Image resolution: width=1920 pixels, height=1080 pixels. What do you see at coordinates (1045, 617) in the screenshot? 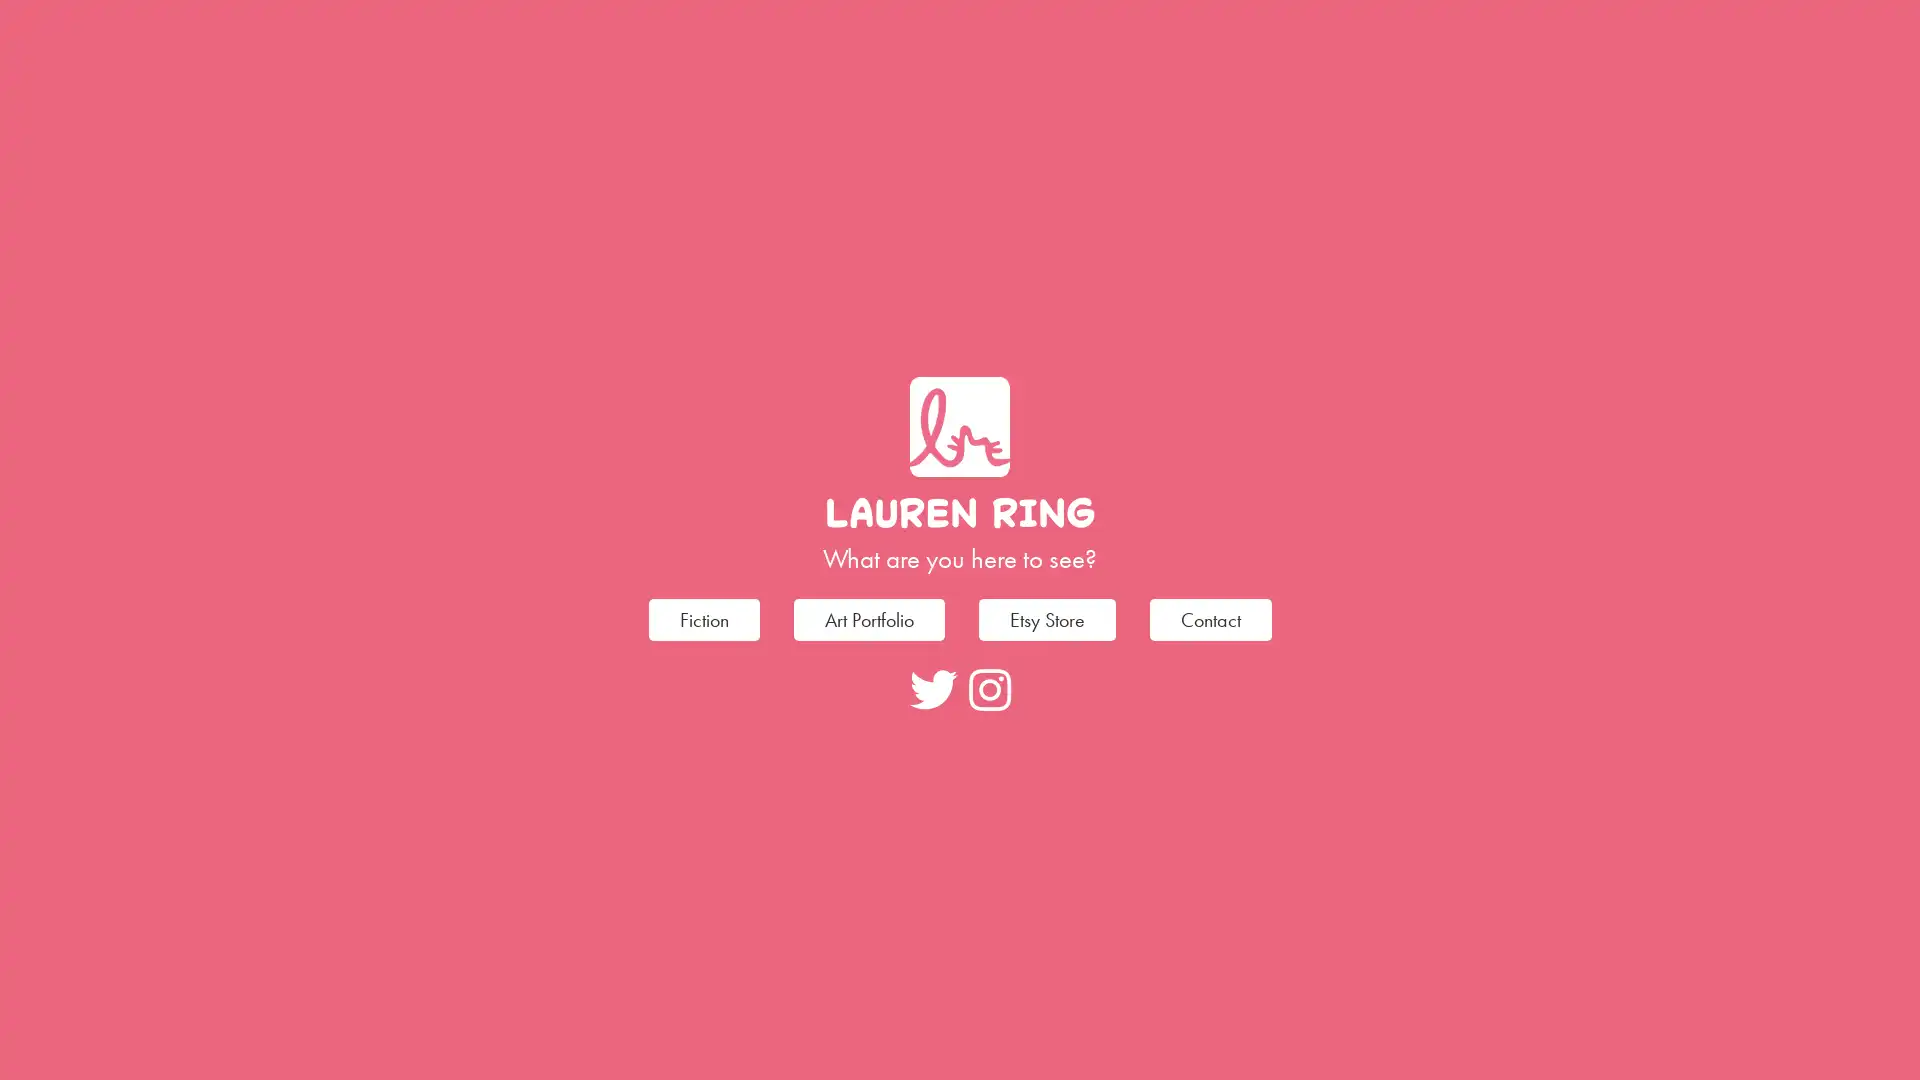
I see `Etsy Store` at bounding box center [1045, 617].